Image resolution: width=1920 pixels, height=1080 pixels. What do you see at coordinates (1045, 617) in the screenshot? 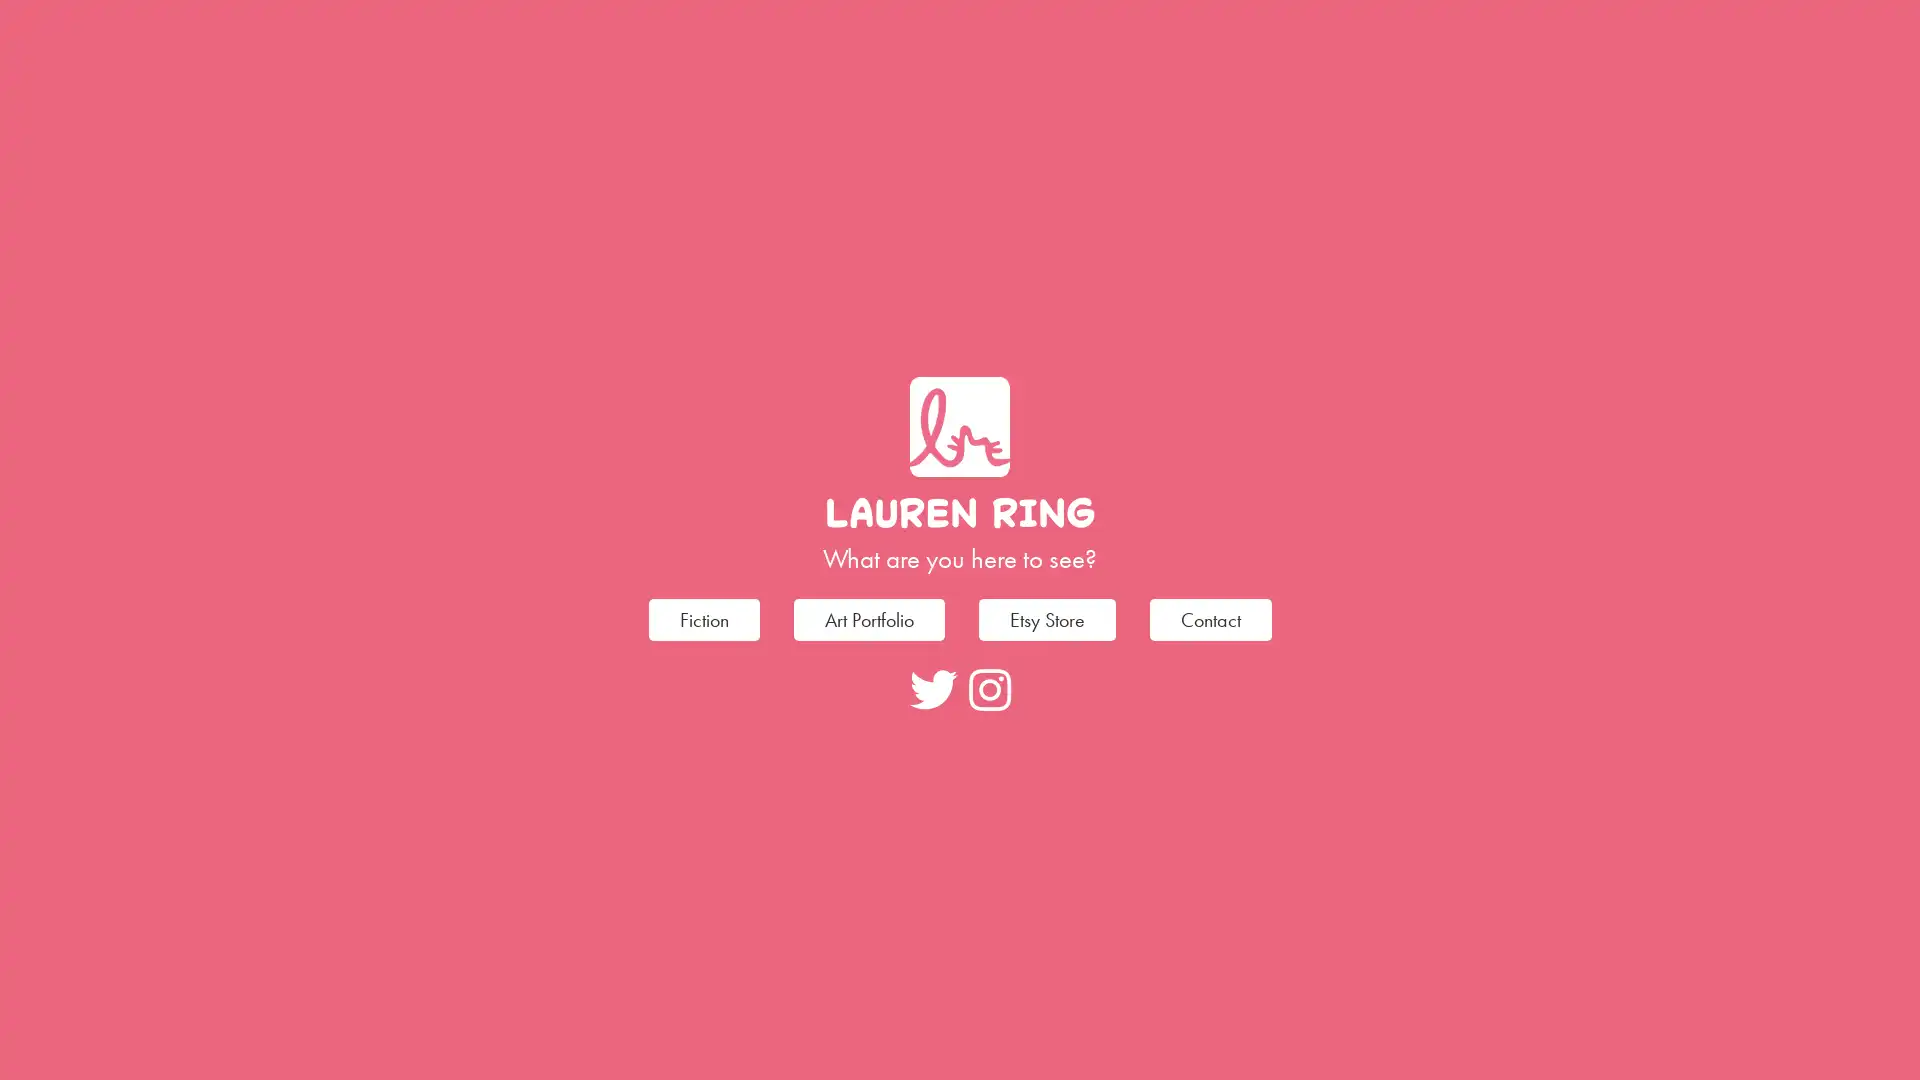
I see `Etsy Store` at bounding box center [1045, 617].